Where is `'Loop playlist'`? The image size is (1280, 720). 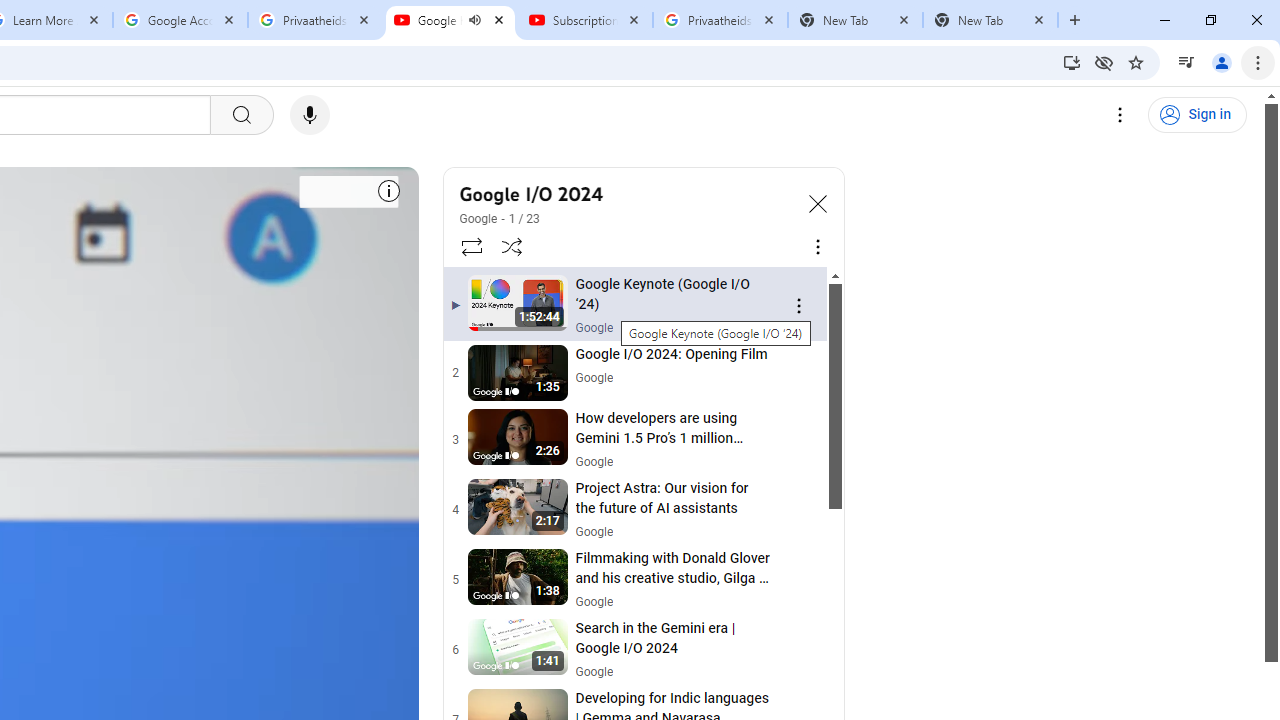 'Loop playlist' is located at coordinates (470, 245).